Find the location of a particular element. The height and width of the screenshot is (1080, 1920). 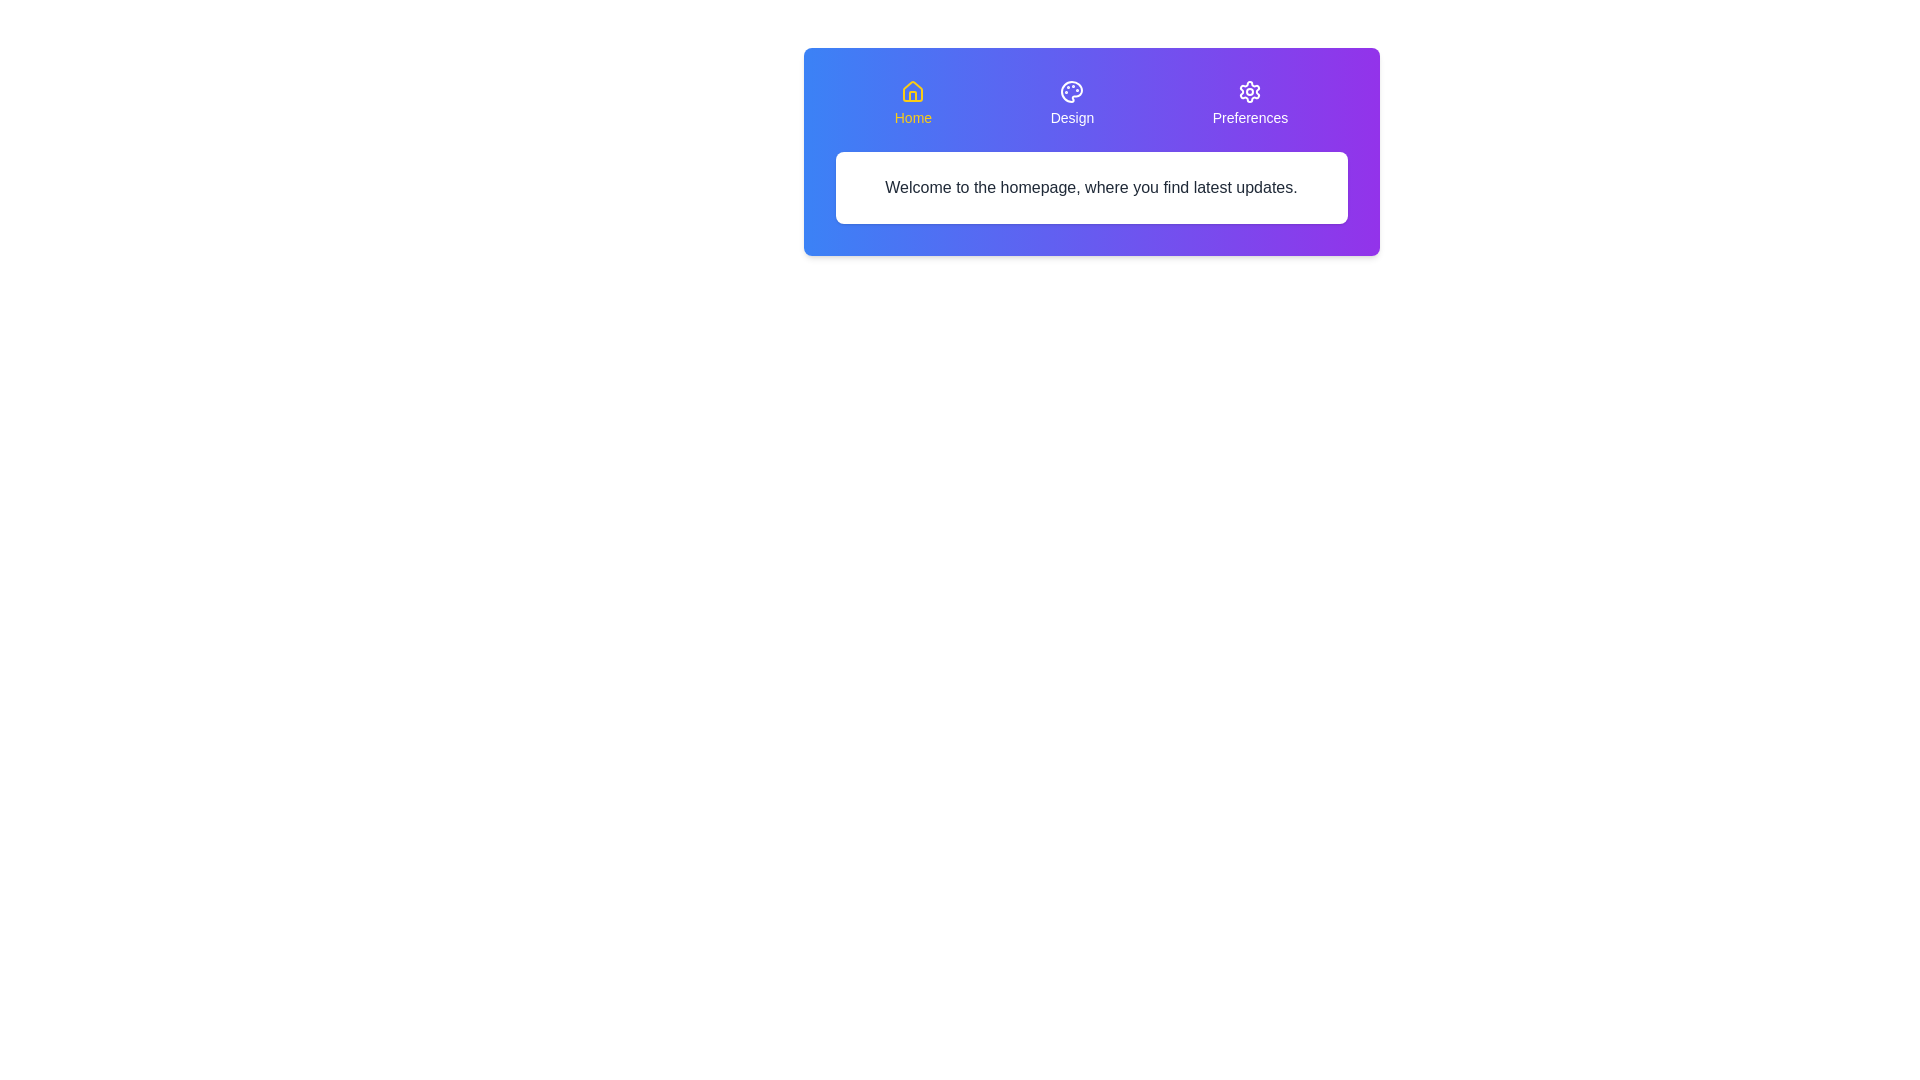

the tab labeled Design to observe its hover effect is located at coordinates (1071, 104).